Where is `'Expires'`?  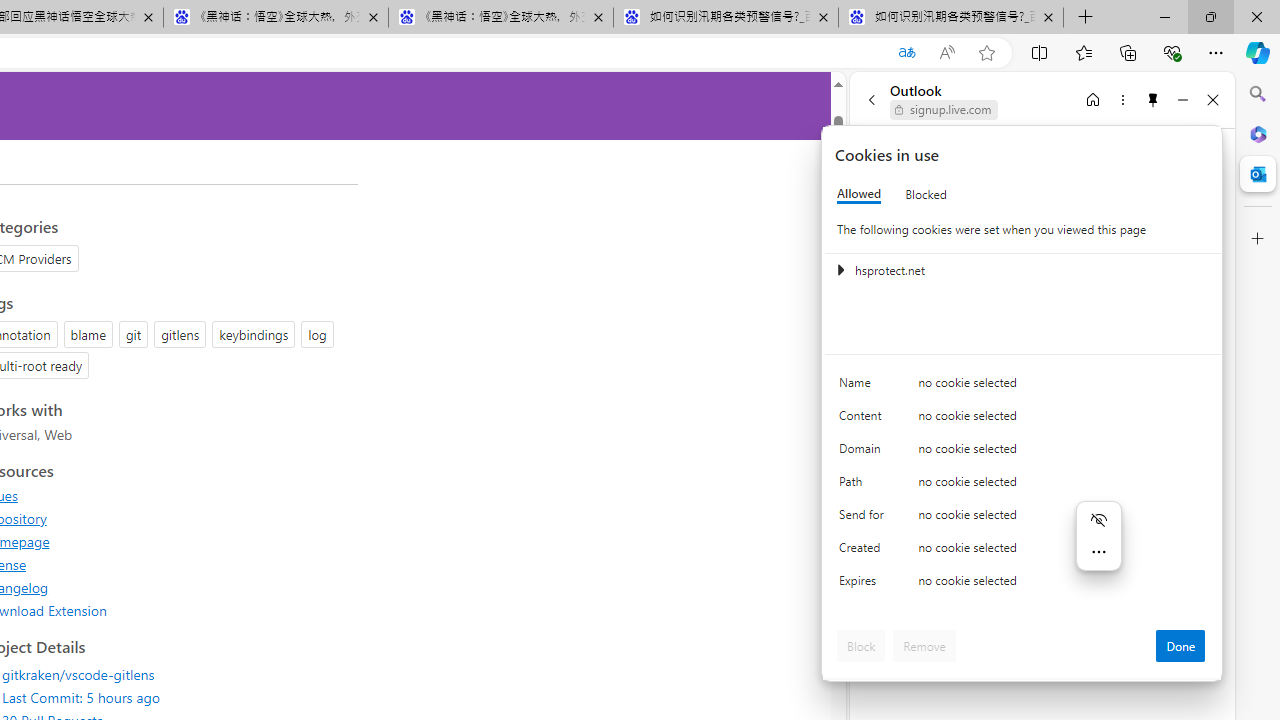
'Expires' is located at coordinates (865, 585).